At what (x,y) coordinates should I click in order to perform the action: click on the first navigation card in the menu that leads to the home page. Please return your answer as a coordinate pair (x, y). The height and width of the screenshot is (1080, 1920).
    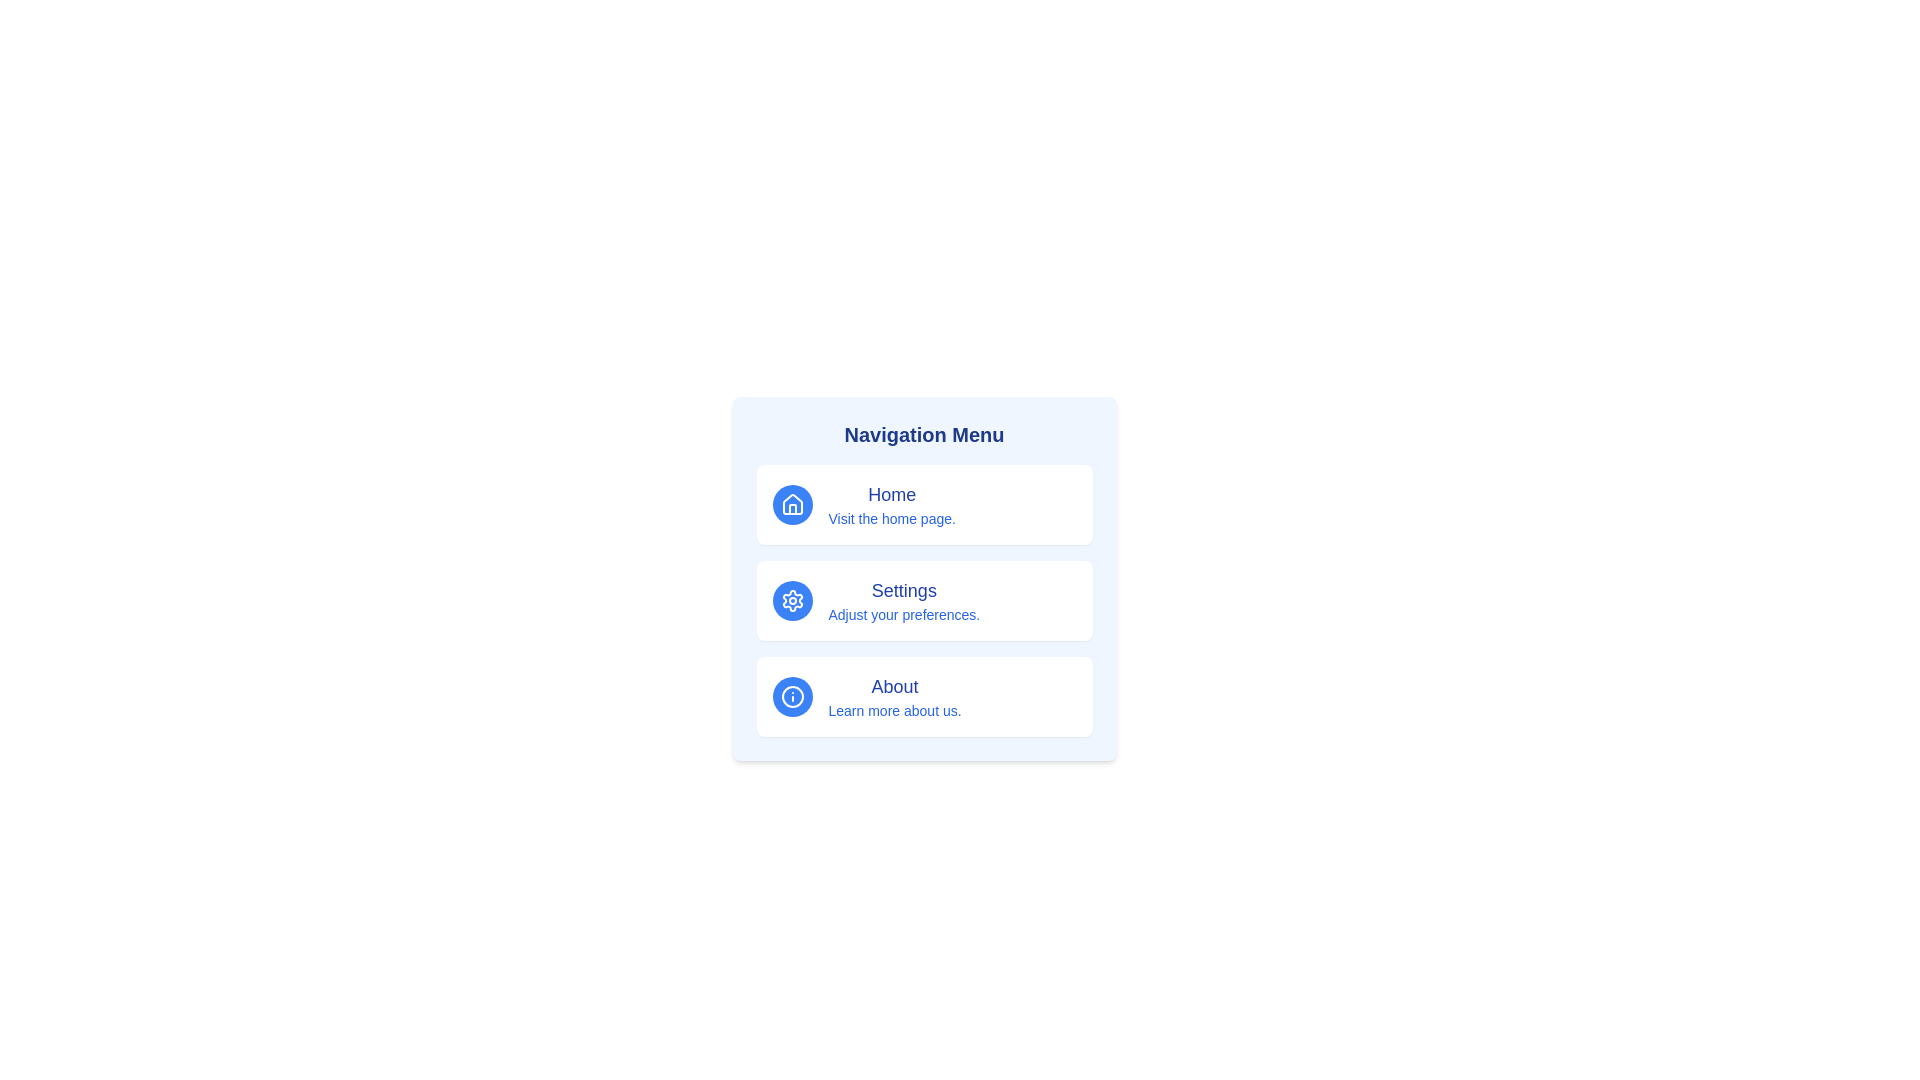
    Looking at the image, I should click on (923, 504).